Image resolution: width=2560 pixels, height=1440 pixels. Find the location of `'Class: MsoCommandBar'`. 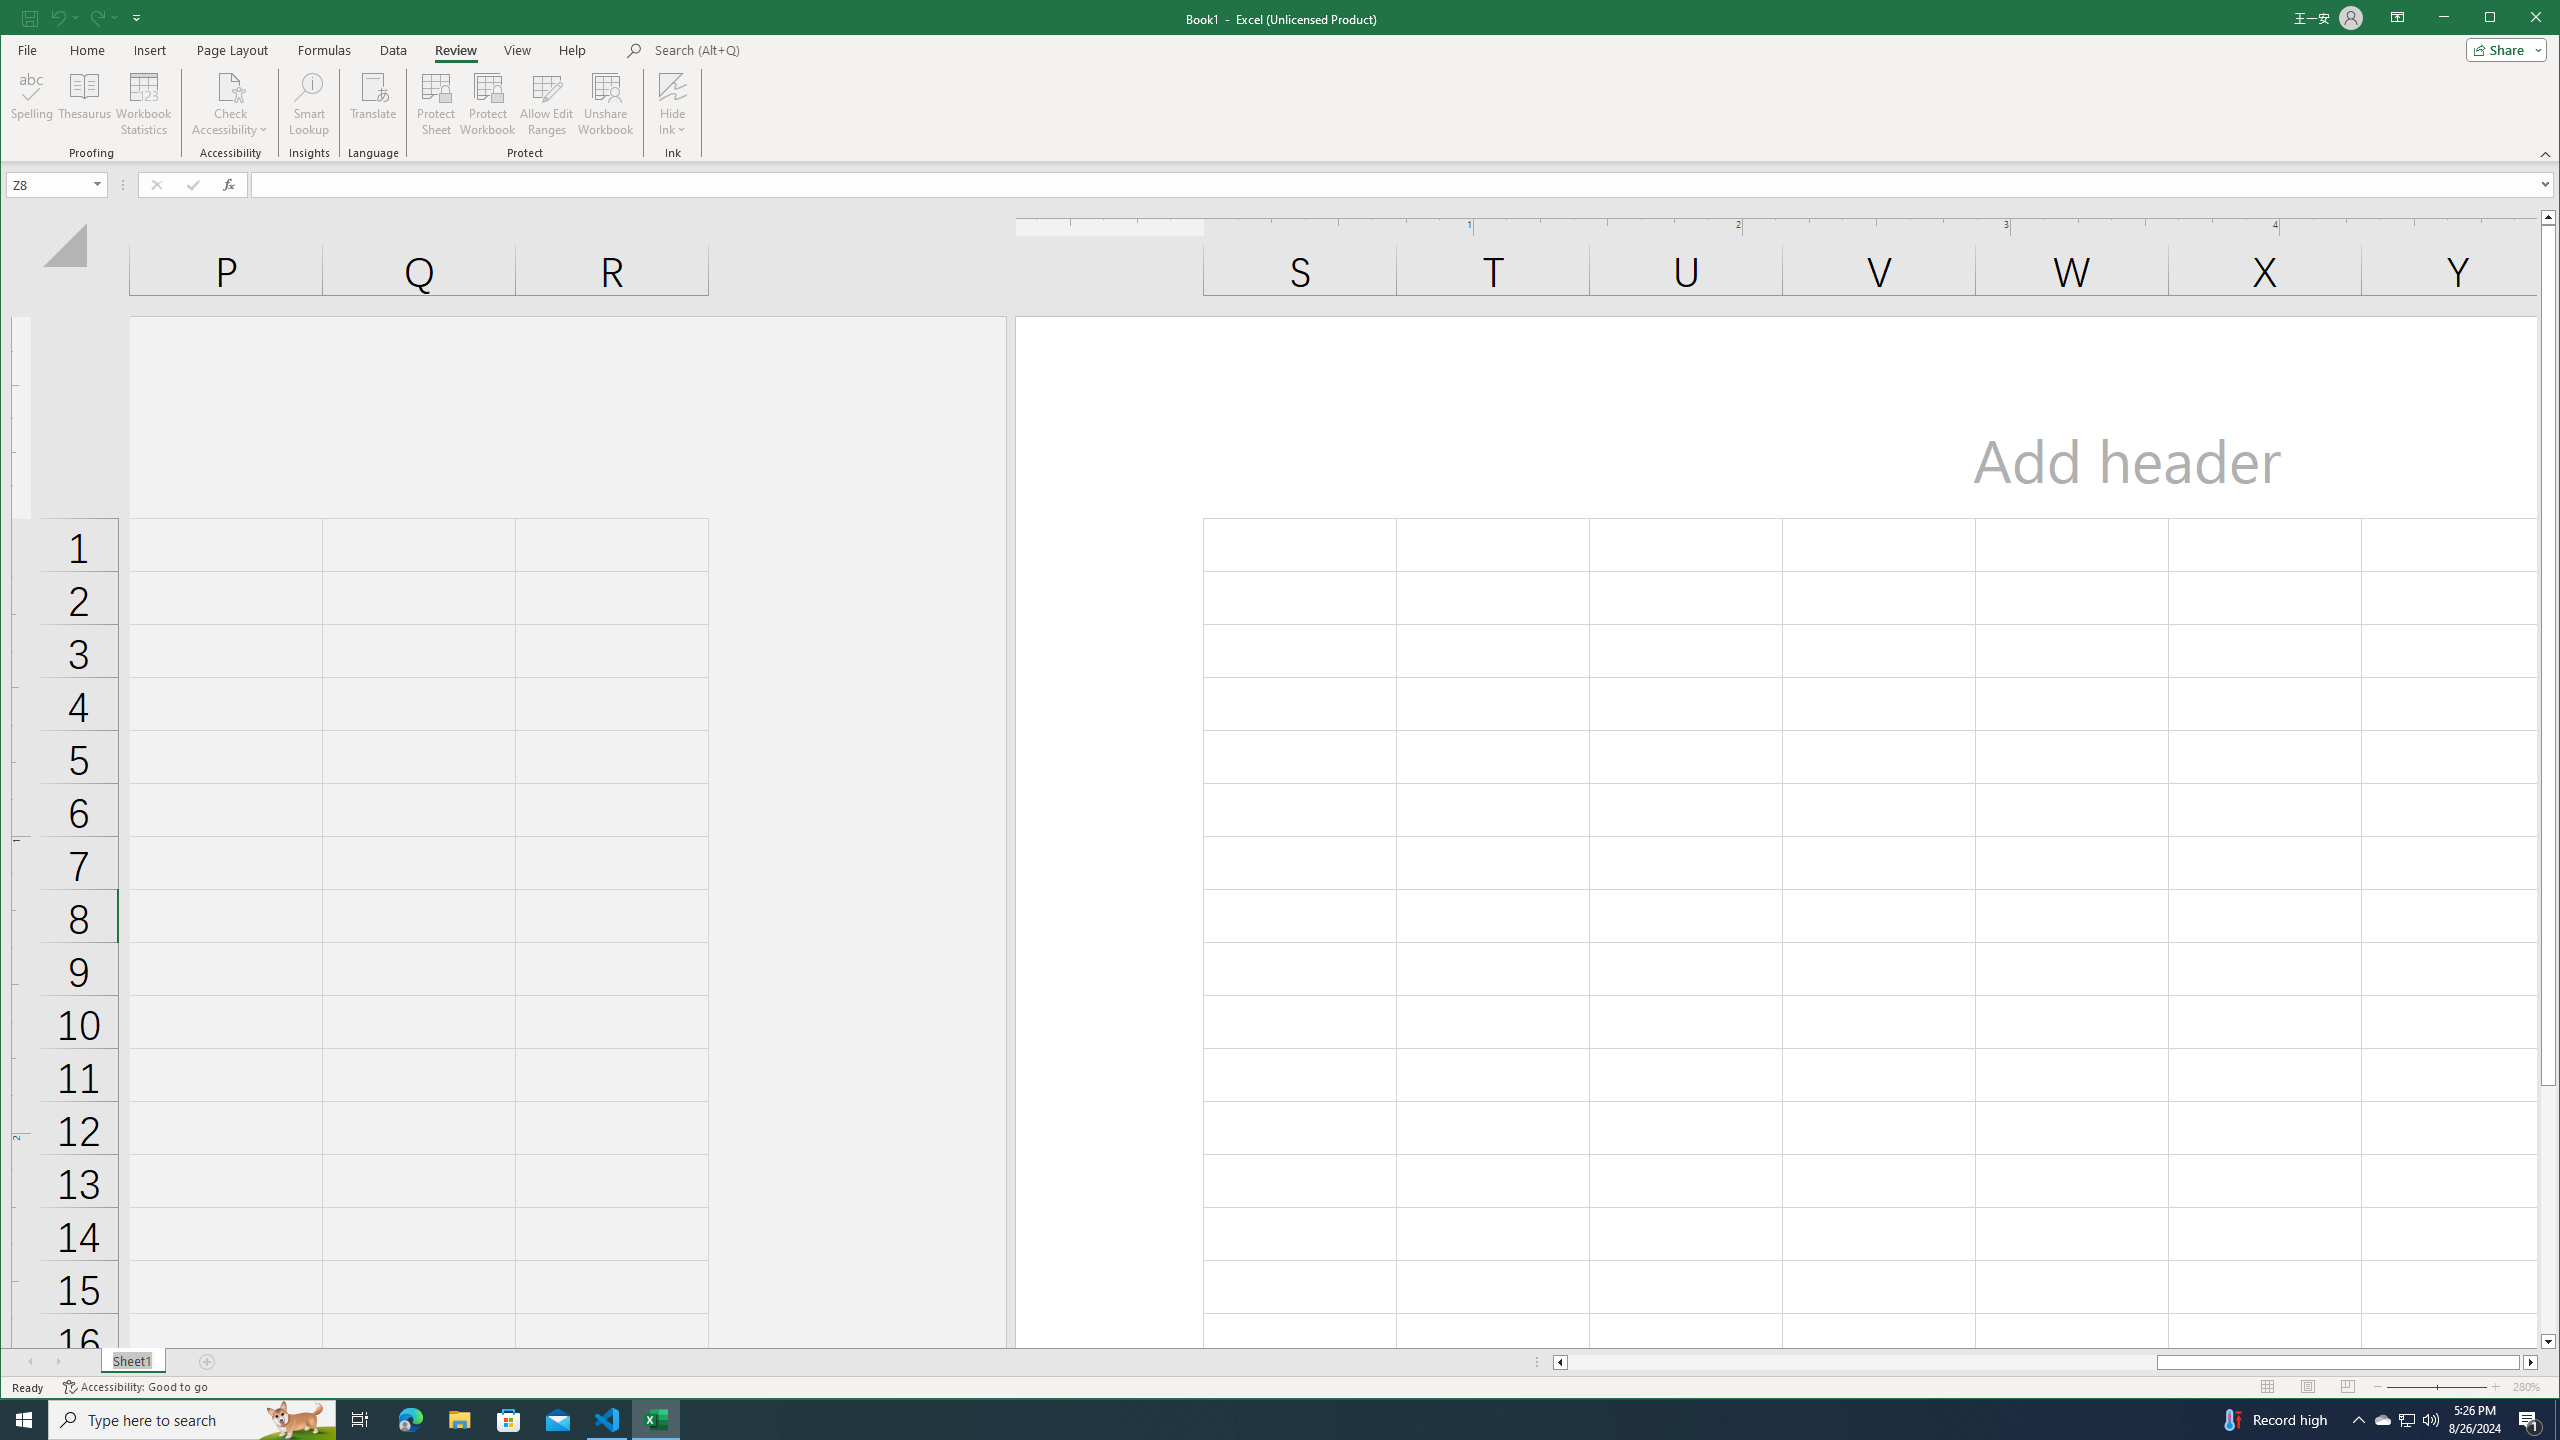

'Class: MsoCommandBar' is located at coordinates (1280, 80).